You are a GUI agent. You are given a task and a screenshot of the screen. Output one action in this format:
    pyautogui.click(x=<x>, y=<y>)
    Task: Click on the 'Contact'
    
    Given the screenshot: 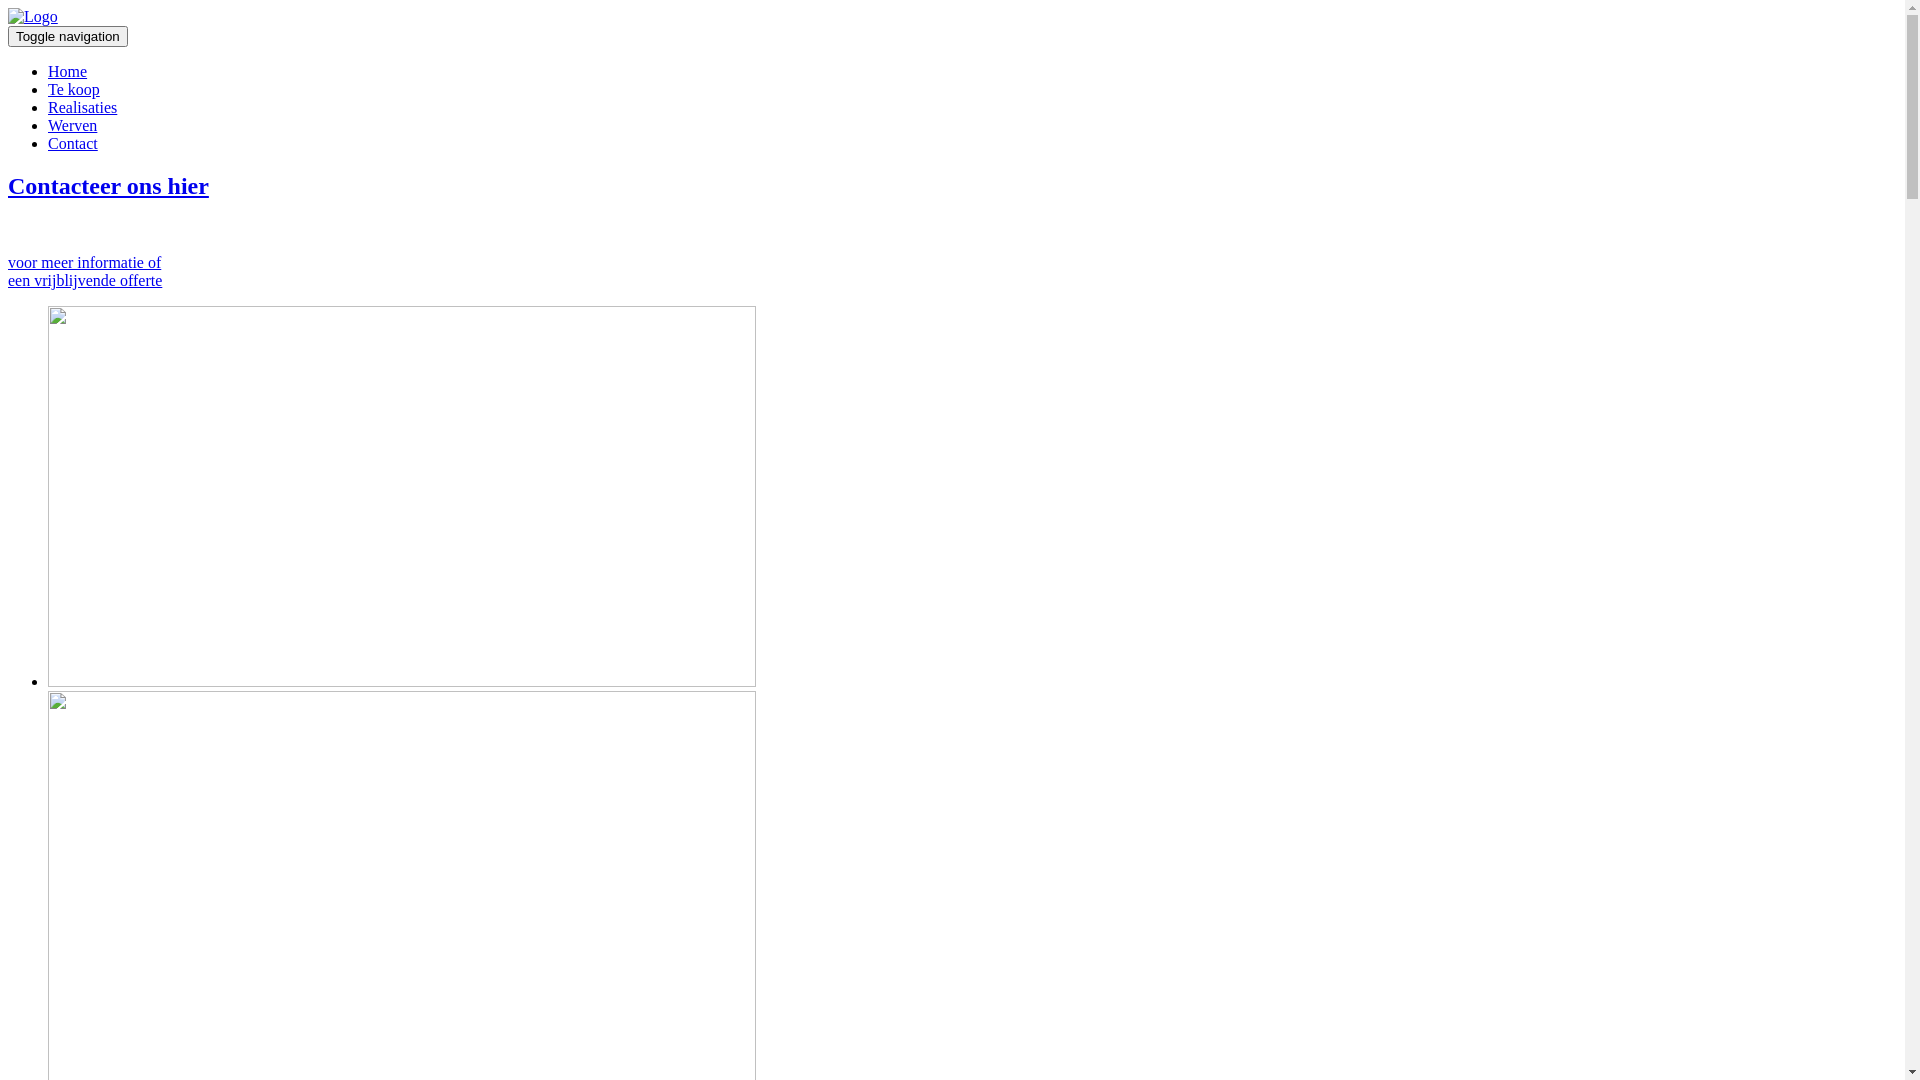 What is the action you would take?
    pyautogui.click(x=72, y=142)
    